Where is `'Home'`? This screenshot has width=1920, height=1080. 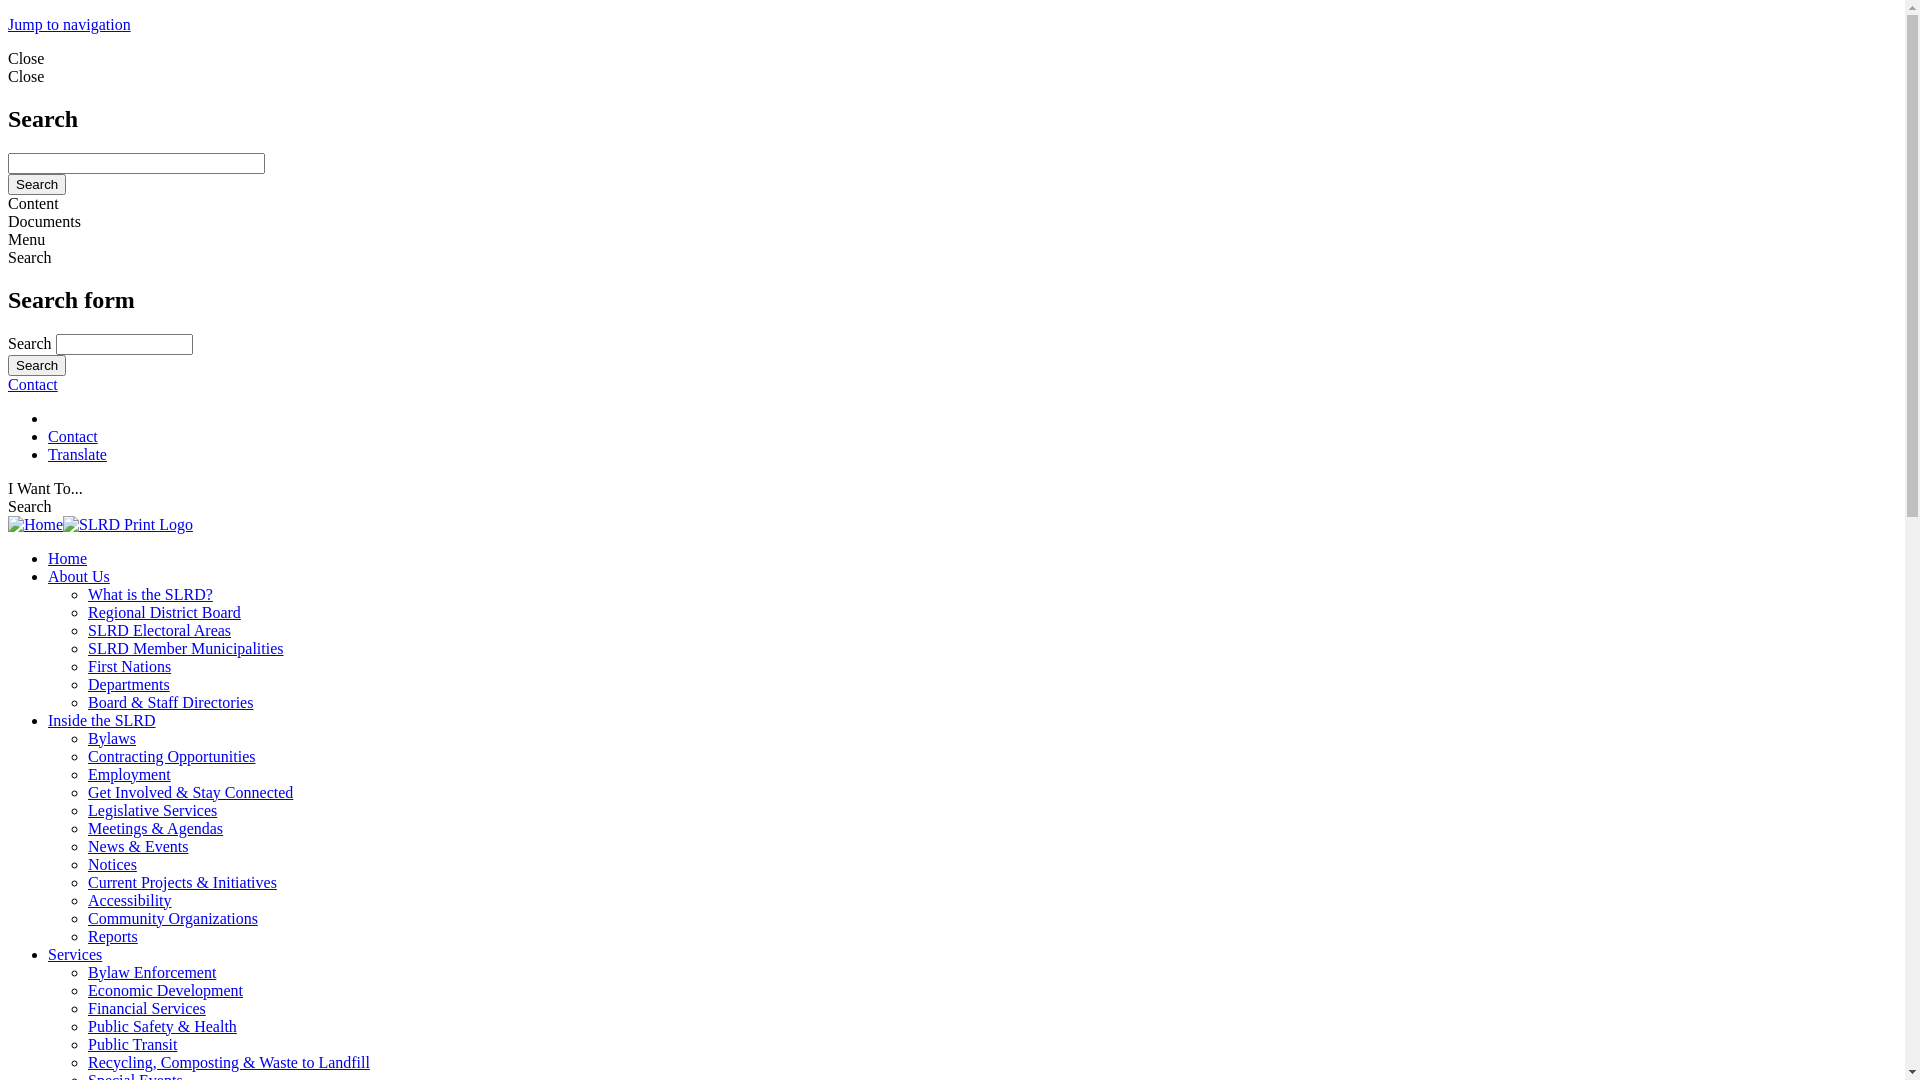
'Home' is located at coordinates (99, 523).